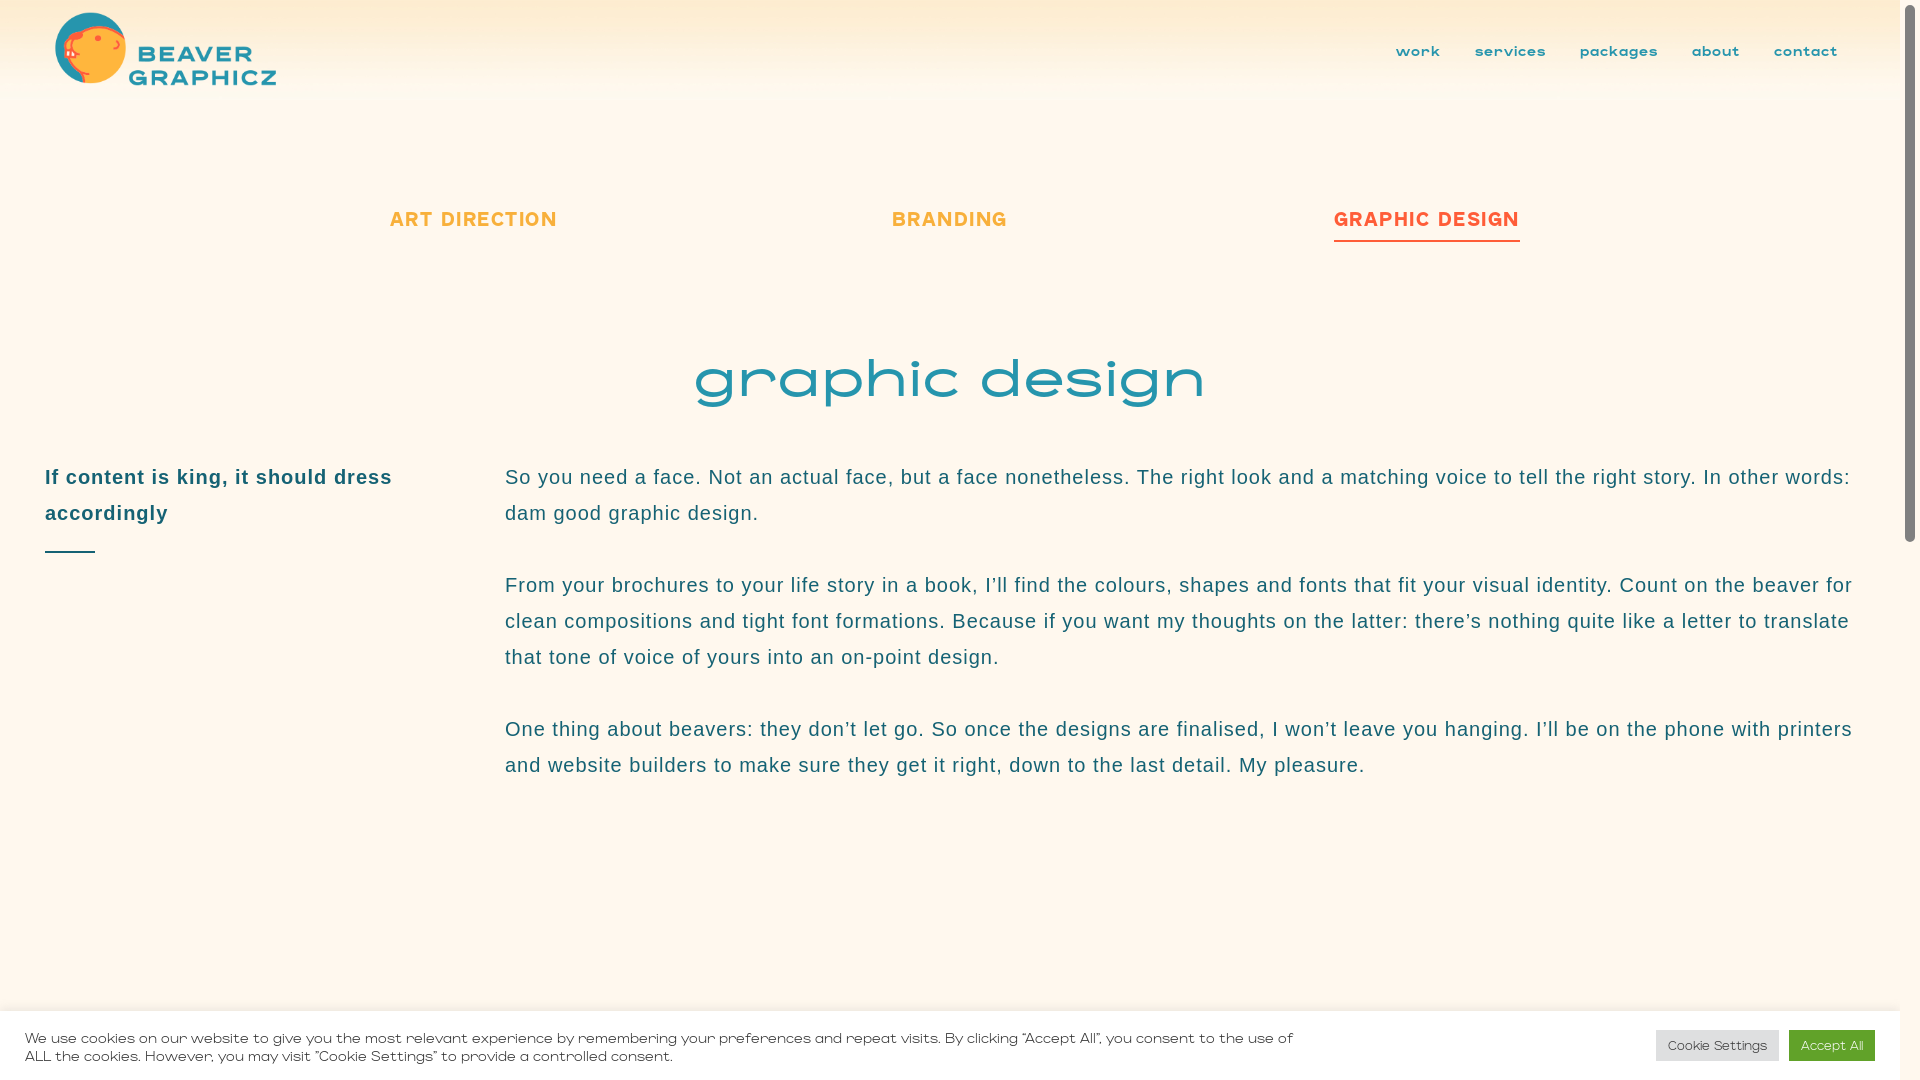  Describe the element at coordinates (1716, 1044) in the screenshot. I see `'Cookie Settings'` at that location.